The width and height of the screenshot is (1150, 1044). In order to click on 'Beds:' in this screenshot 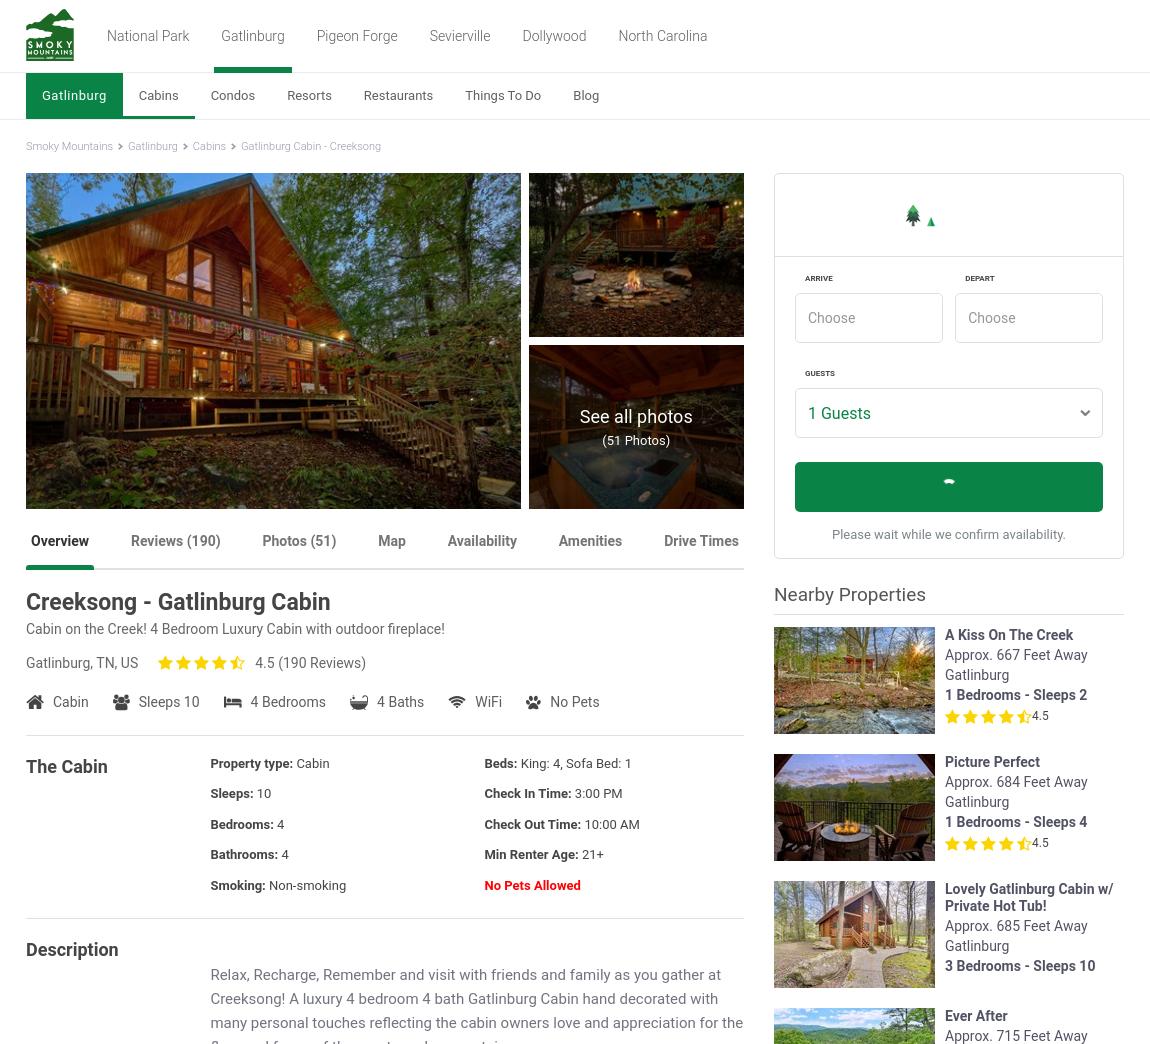, I will do `click(501, 762)`.